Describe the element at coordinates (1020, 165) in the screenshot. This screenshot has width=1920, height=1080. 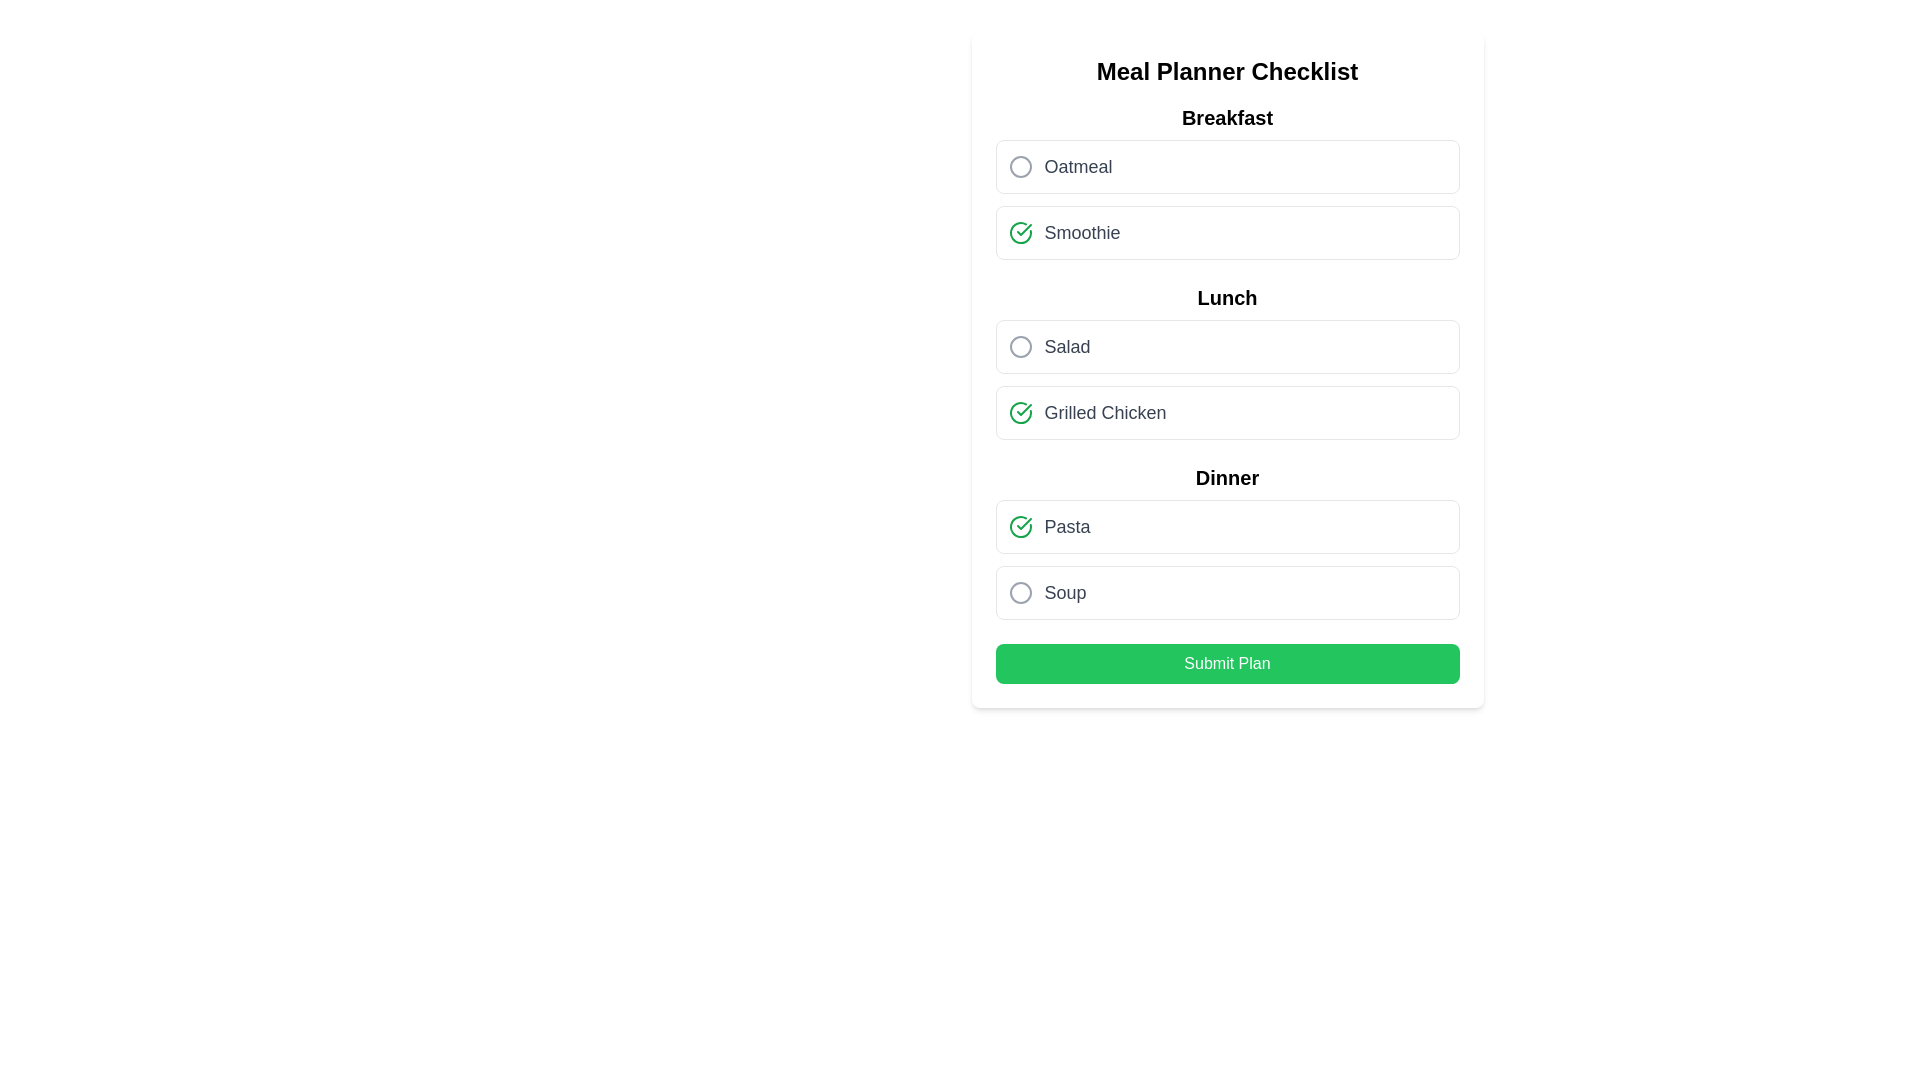
I see `the circular radiobutton marker located to the left of the 'Oatmeal' label in the checklist interface` at that location.